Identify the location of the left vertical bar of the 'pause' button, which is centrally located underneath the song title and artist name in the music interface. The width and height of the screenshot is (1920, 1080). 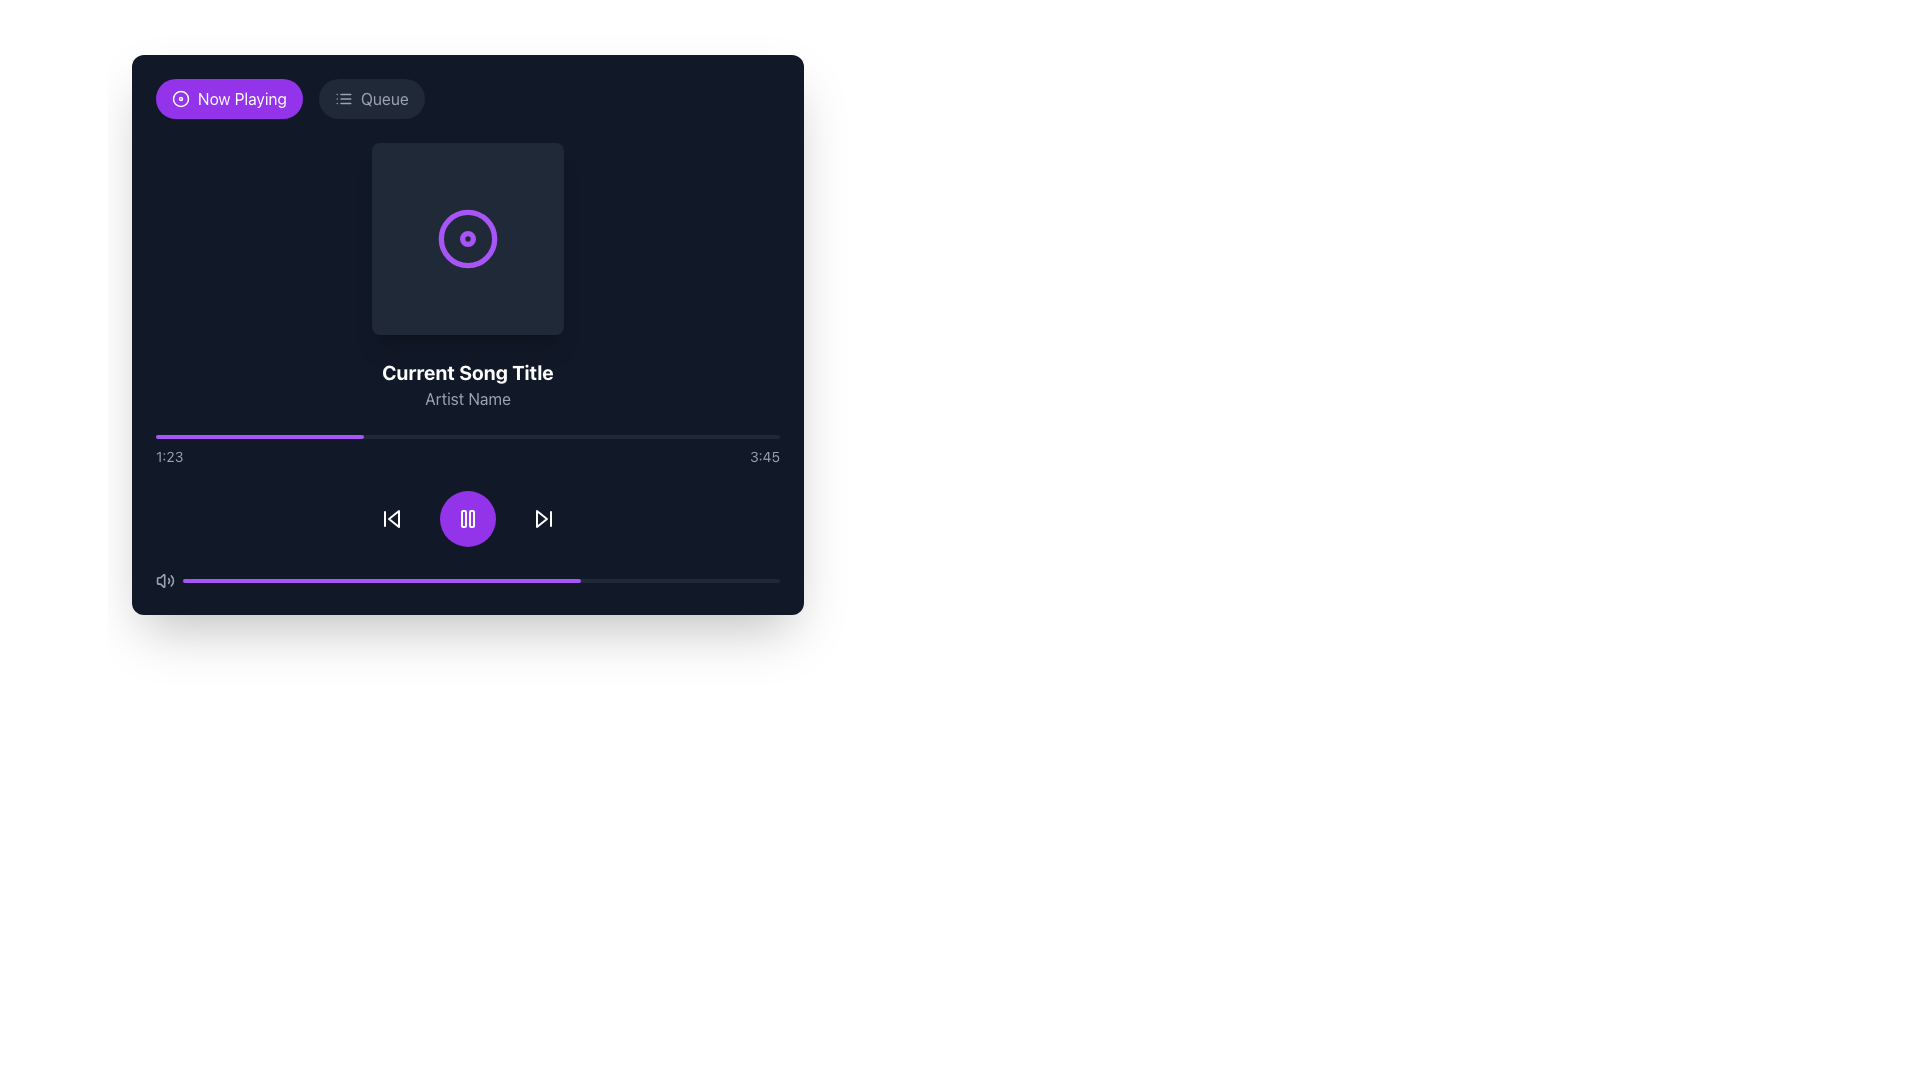
(463, 518).